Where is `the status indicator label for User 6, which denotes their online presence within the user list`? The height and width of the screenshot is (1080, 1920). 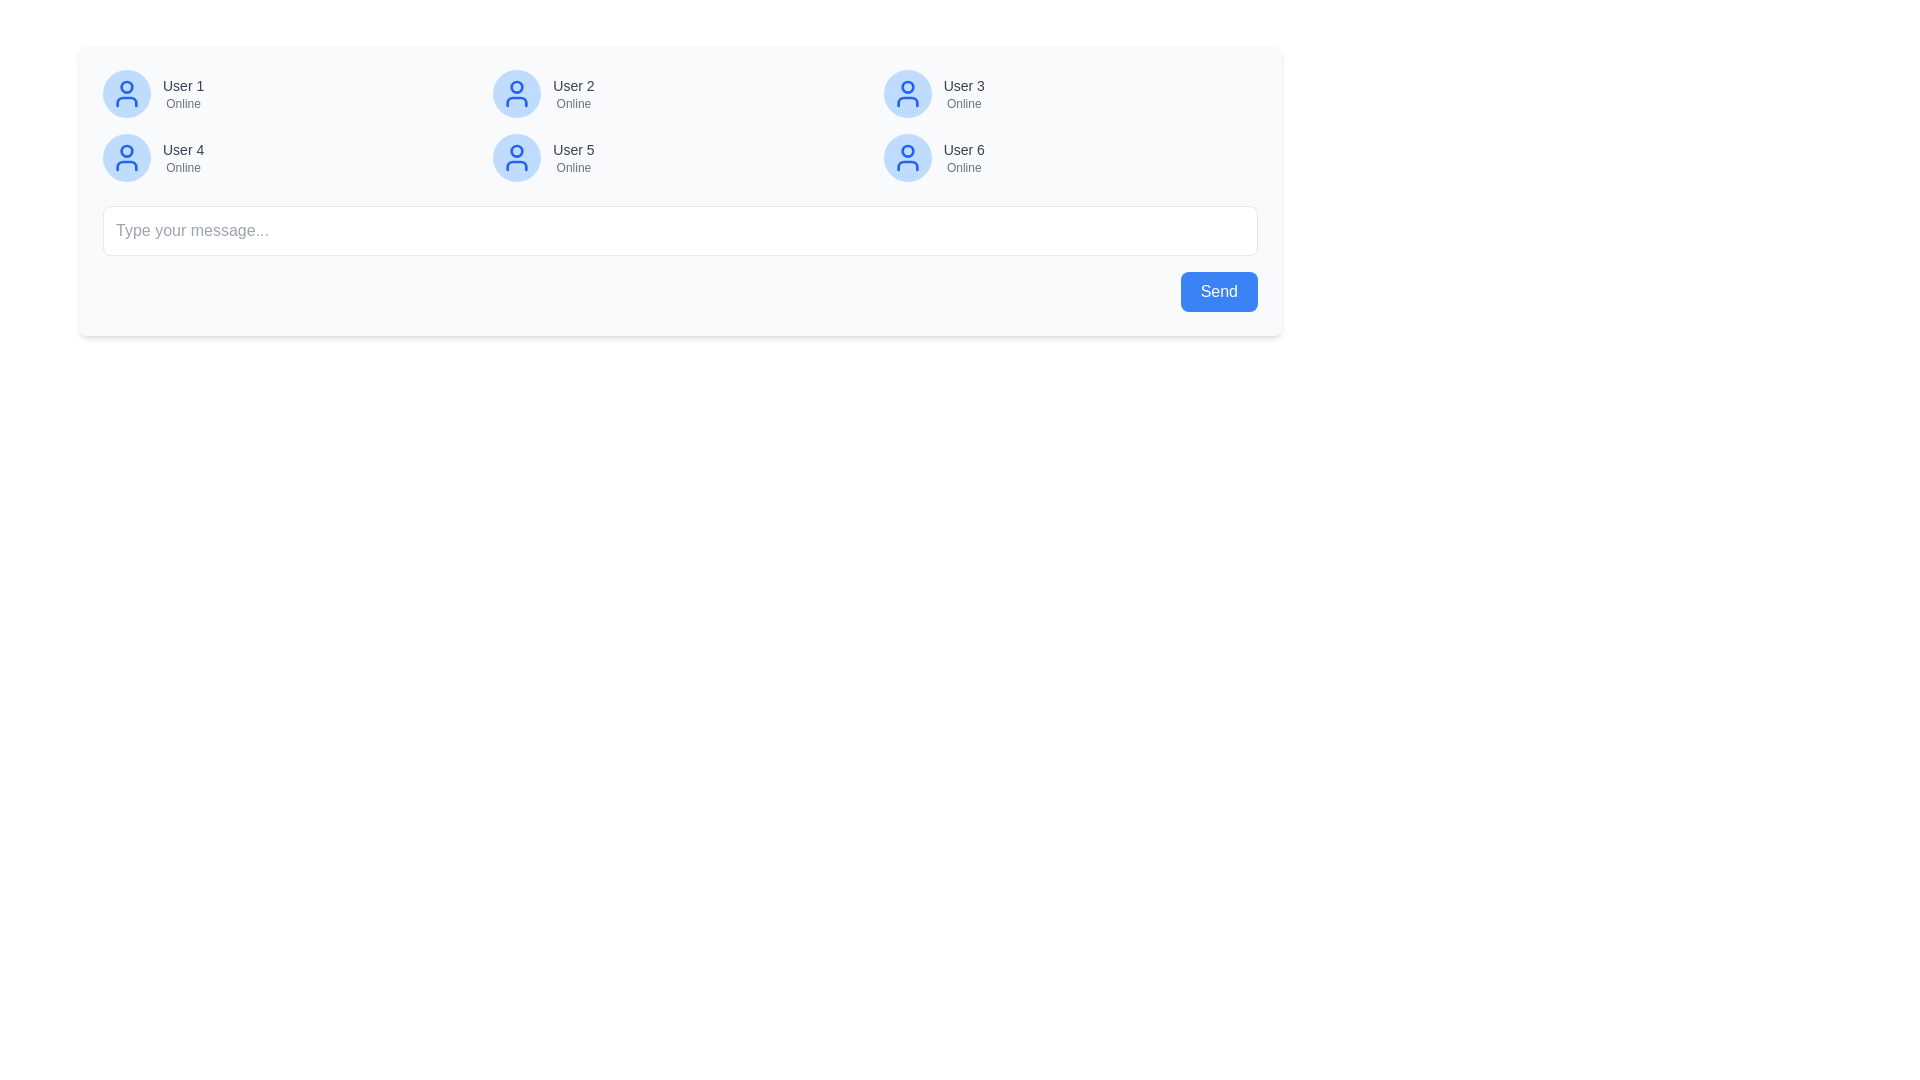 the status indicator label for User 6, which denotes their online presence within the user list is located at coordinates (964, 167).